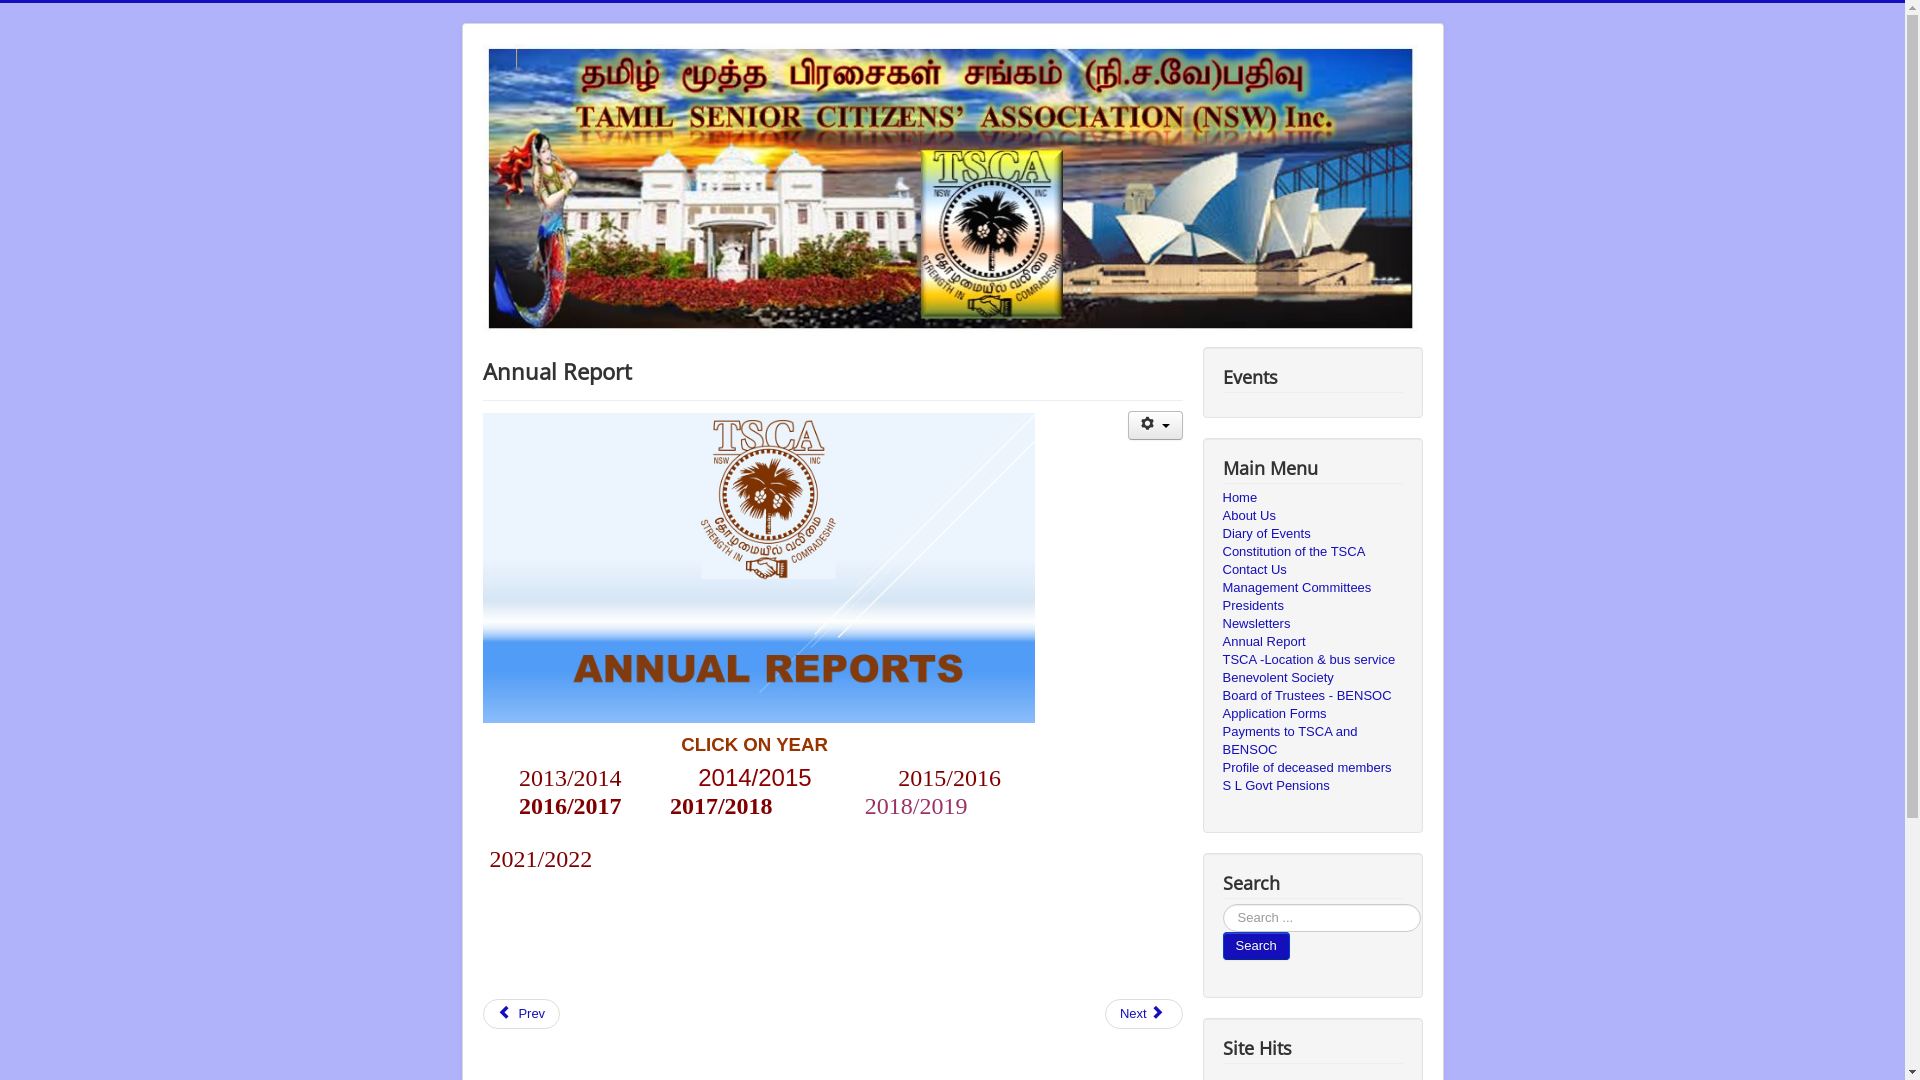 The image size is (1920, 1080). I want to click on 'Home', so click(1311, 496).